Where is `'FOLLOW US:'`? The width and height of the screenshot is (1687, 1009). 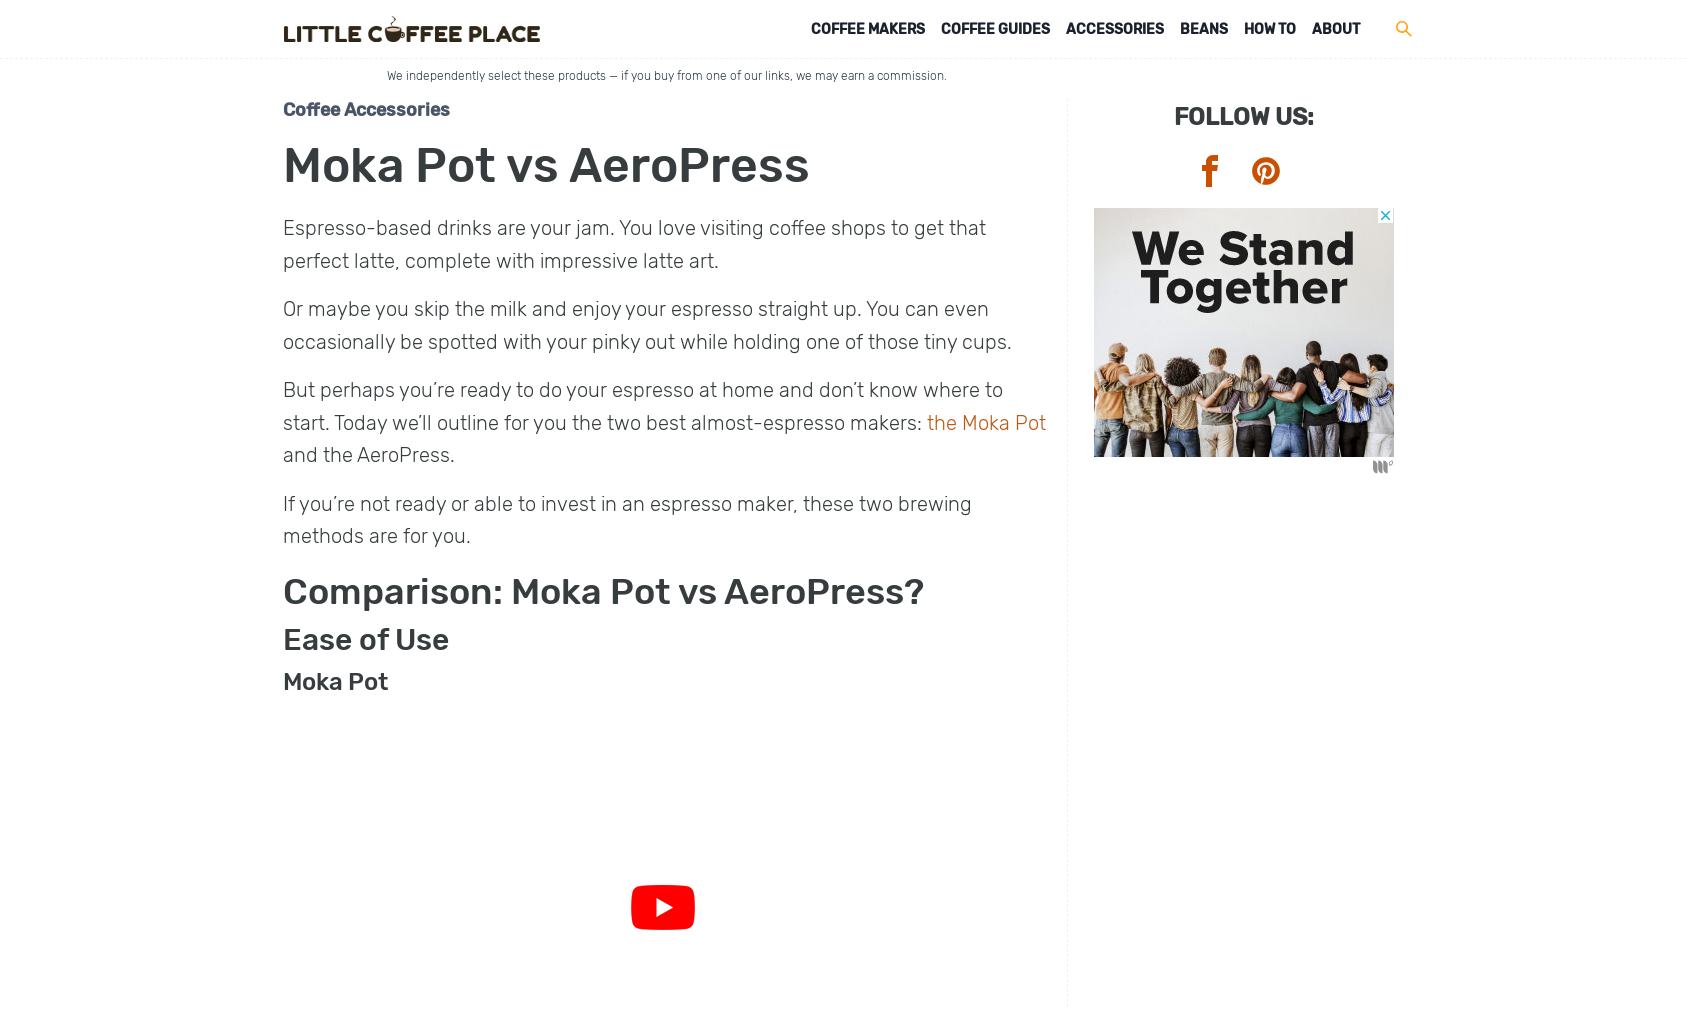
'FOLLOW US:' is located at coordinates (1242, 116).